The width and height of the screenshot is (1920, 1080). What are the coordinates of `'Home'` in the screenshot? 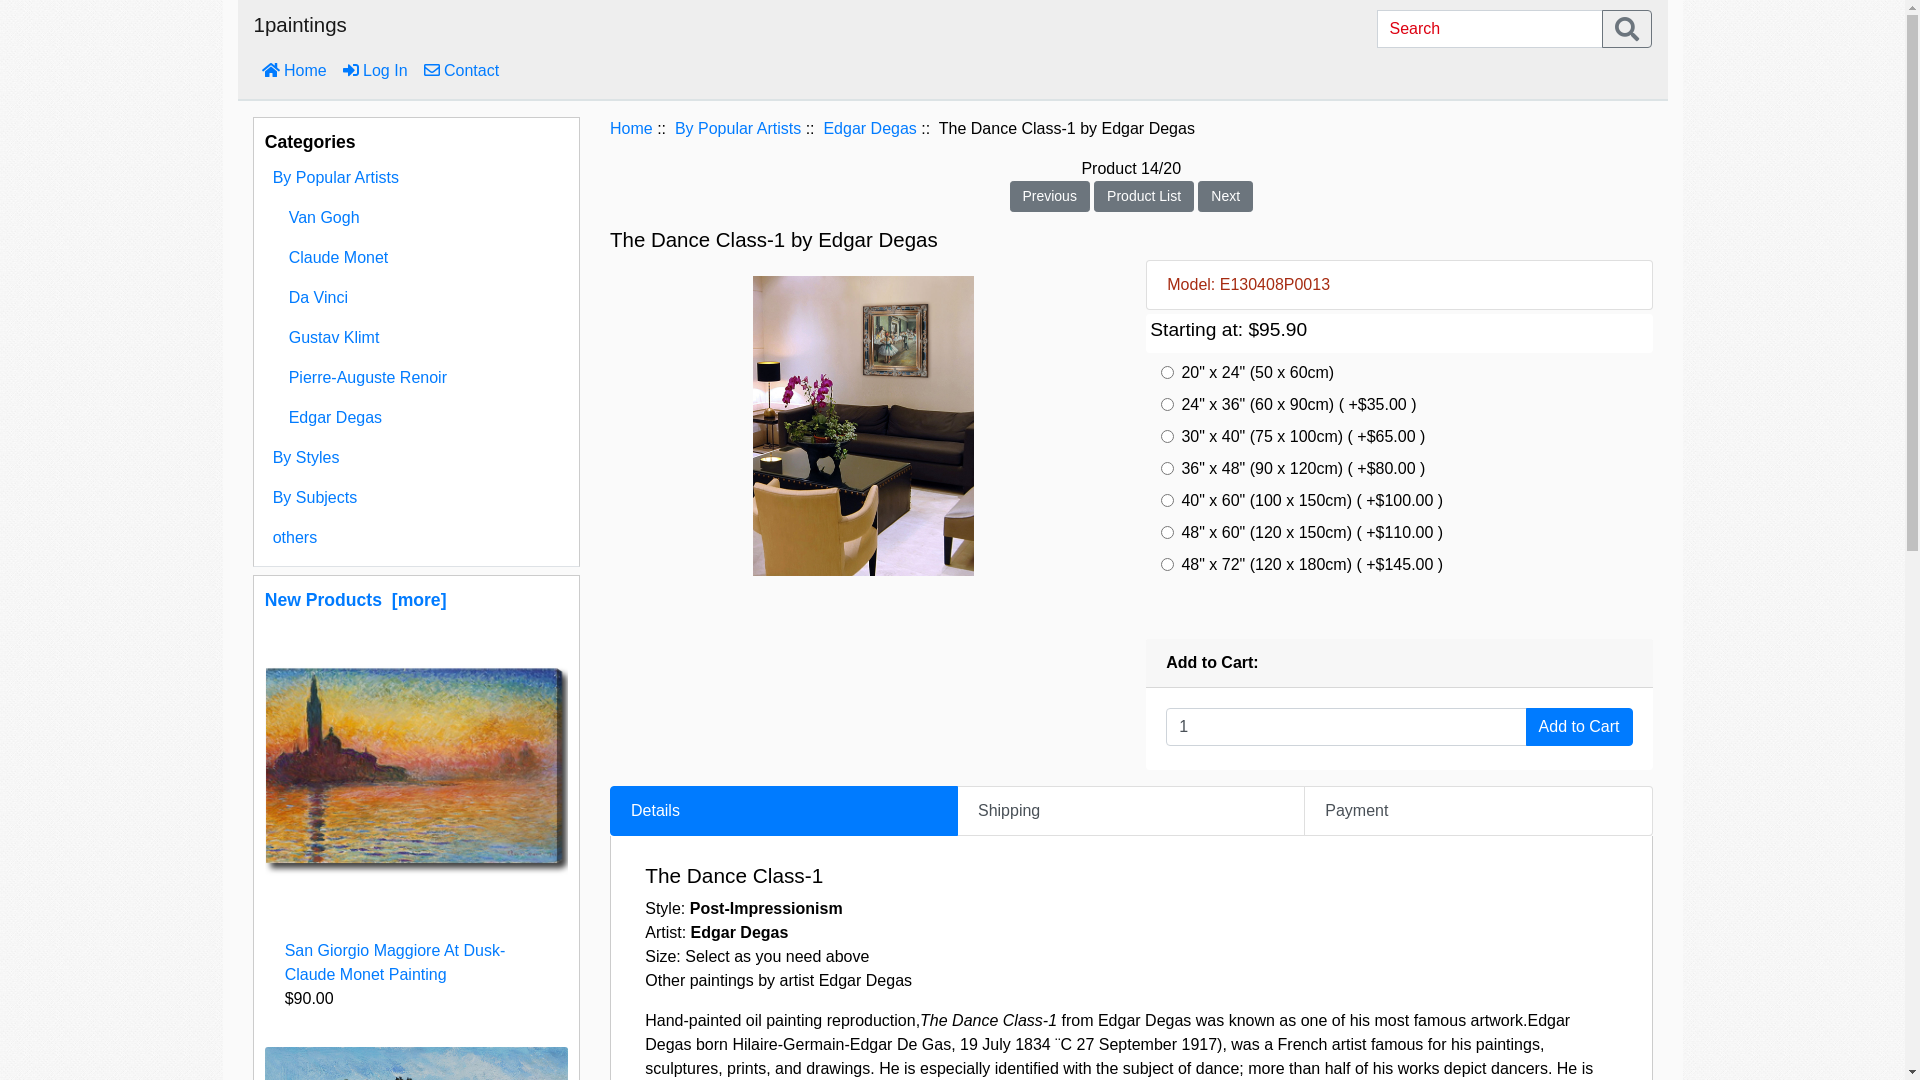 It's located at (293, 69).